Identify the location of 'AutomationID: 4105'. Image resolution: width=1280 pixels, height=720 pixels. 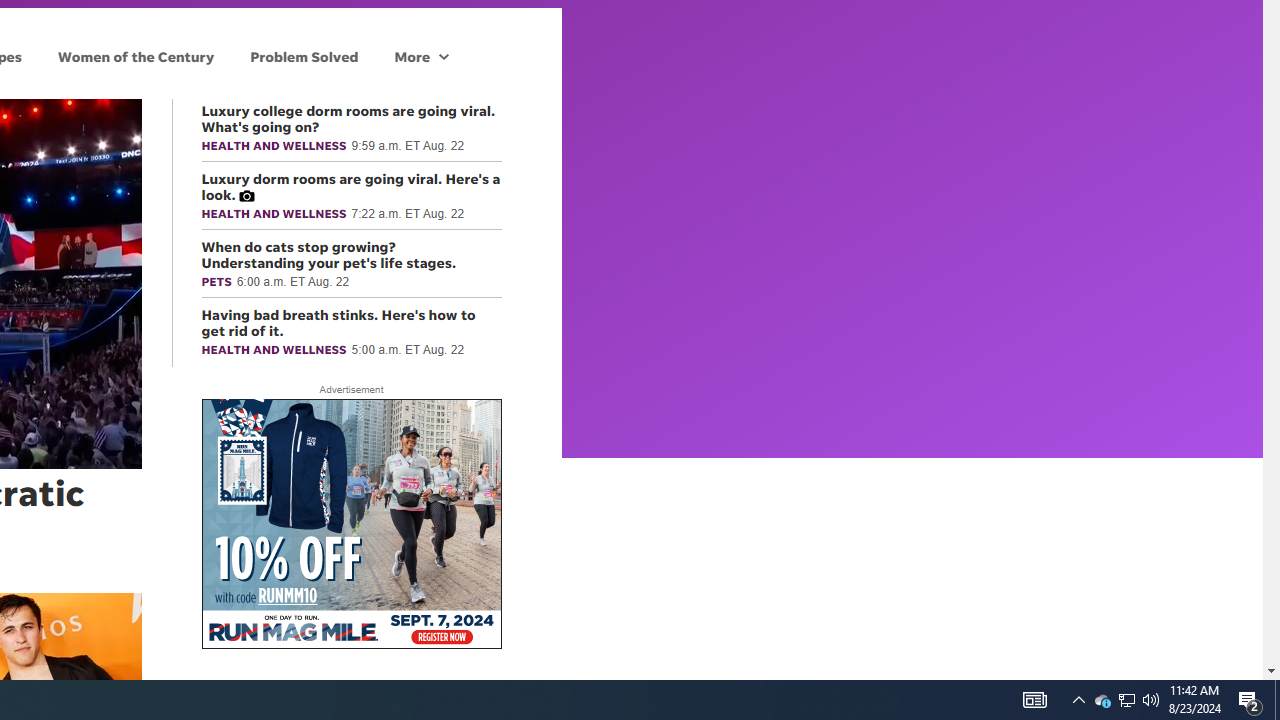
(1078, 698).